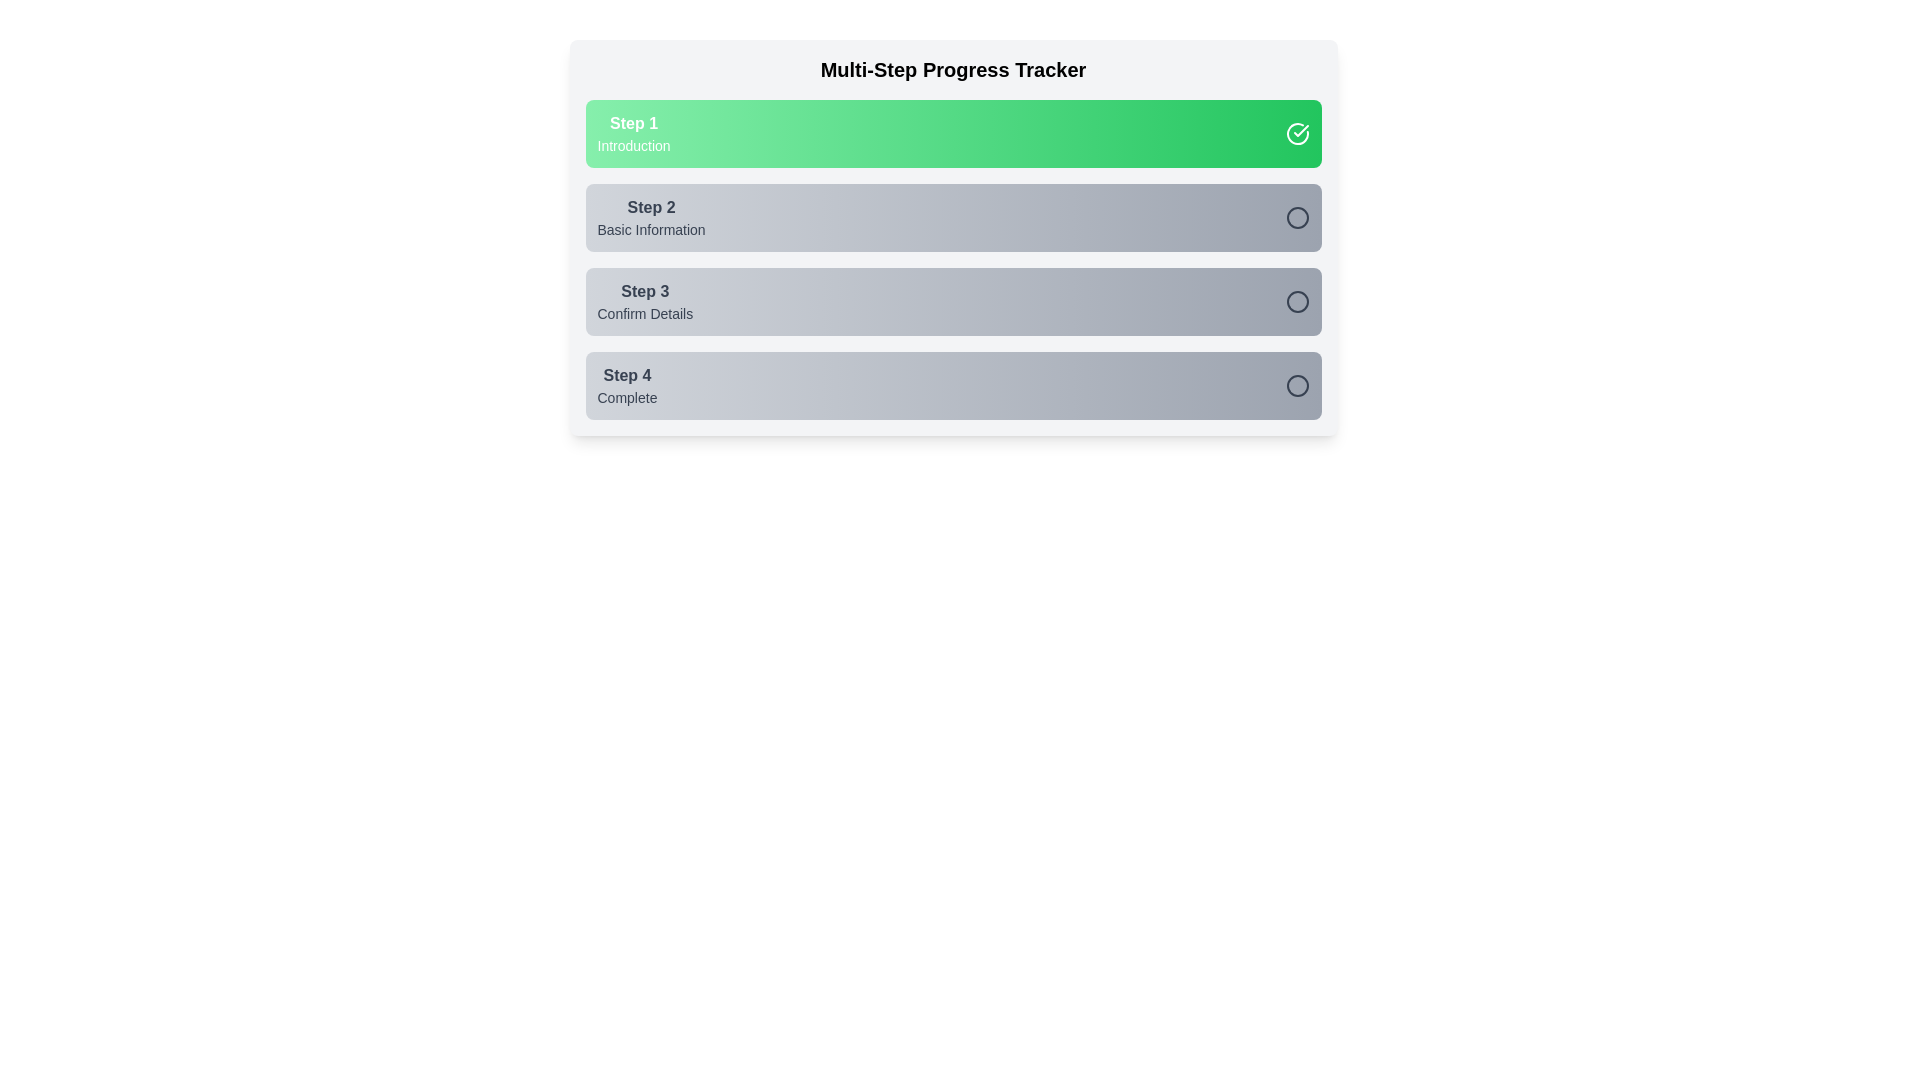 The image size is (1920, 1080). Describe the element at coordinates (651, 229) in the screenshot. I see `the text label that describes 'Step 2' in the multi-step progress tracker, which is located immediately below the 'Step 2' text` at that location.